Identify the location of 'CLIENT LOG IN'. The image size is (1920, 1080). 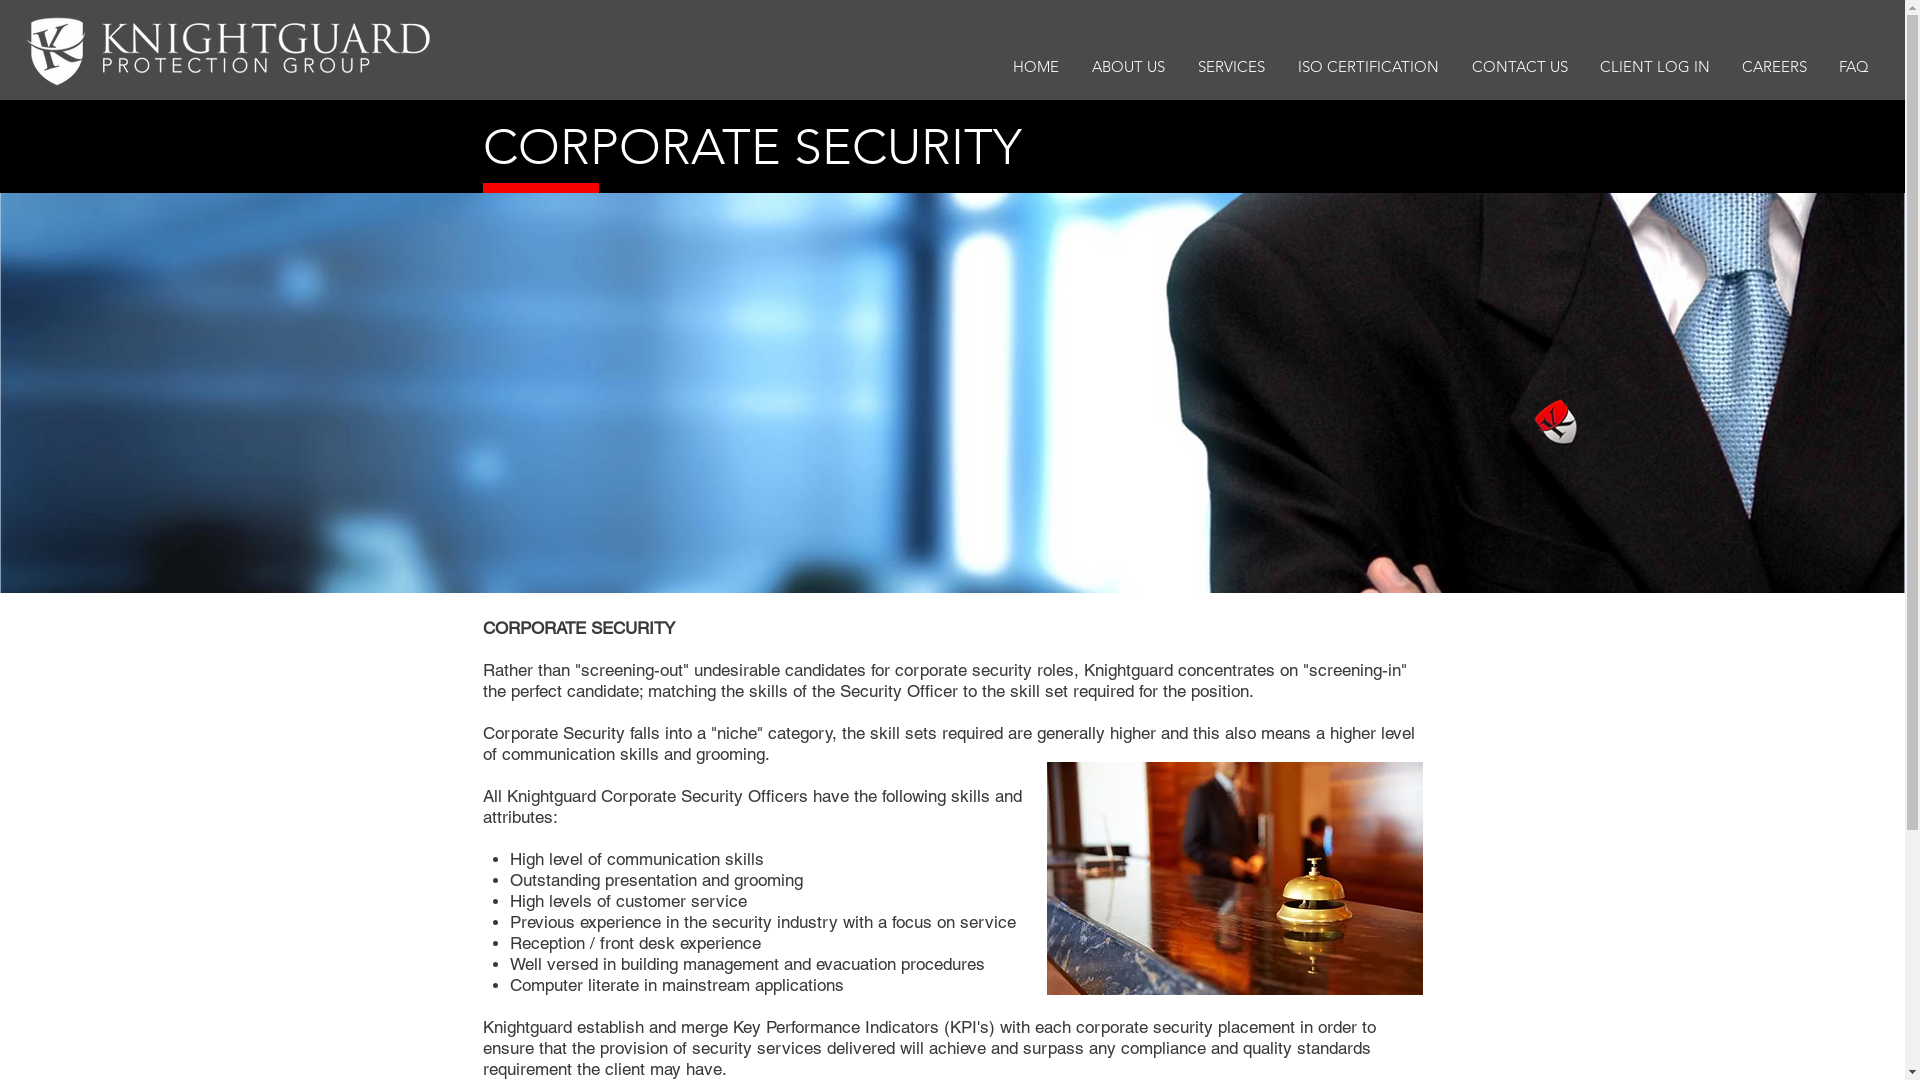
(1655, 65).